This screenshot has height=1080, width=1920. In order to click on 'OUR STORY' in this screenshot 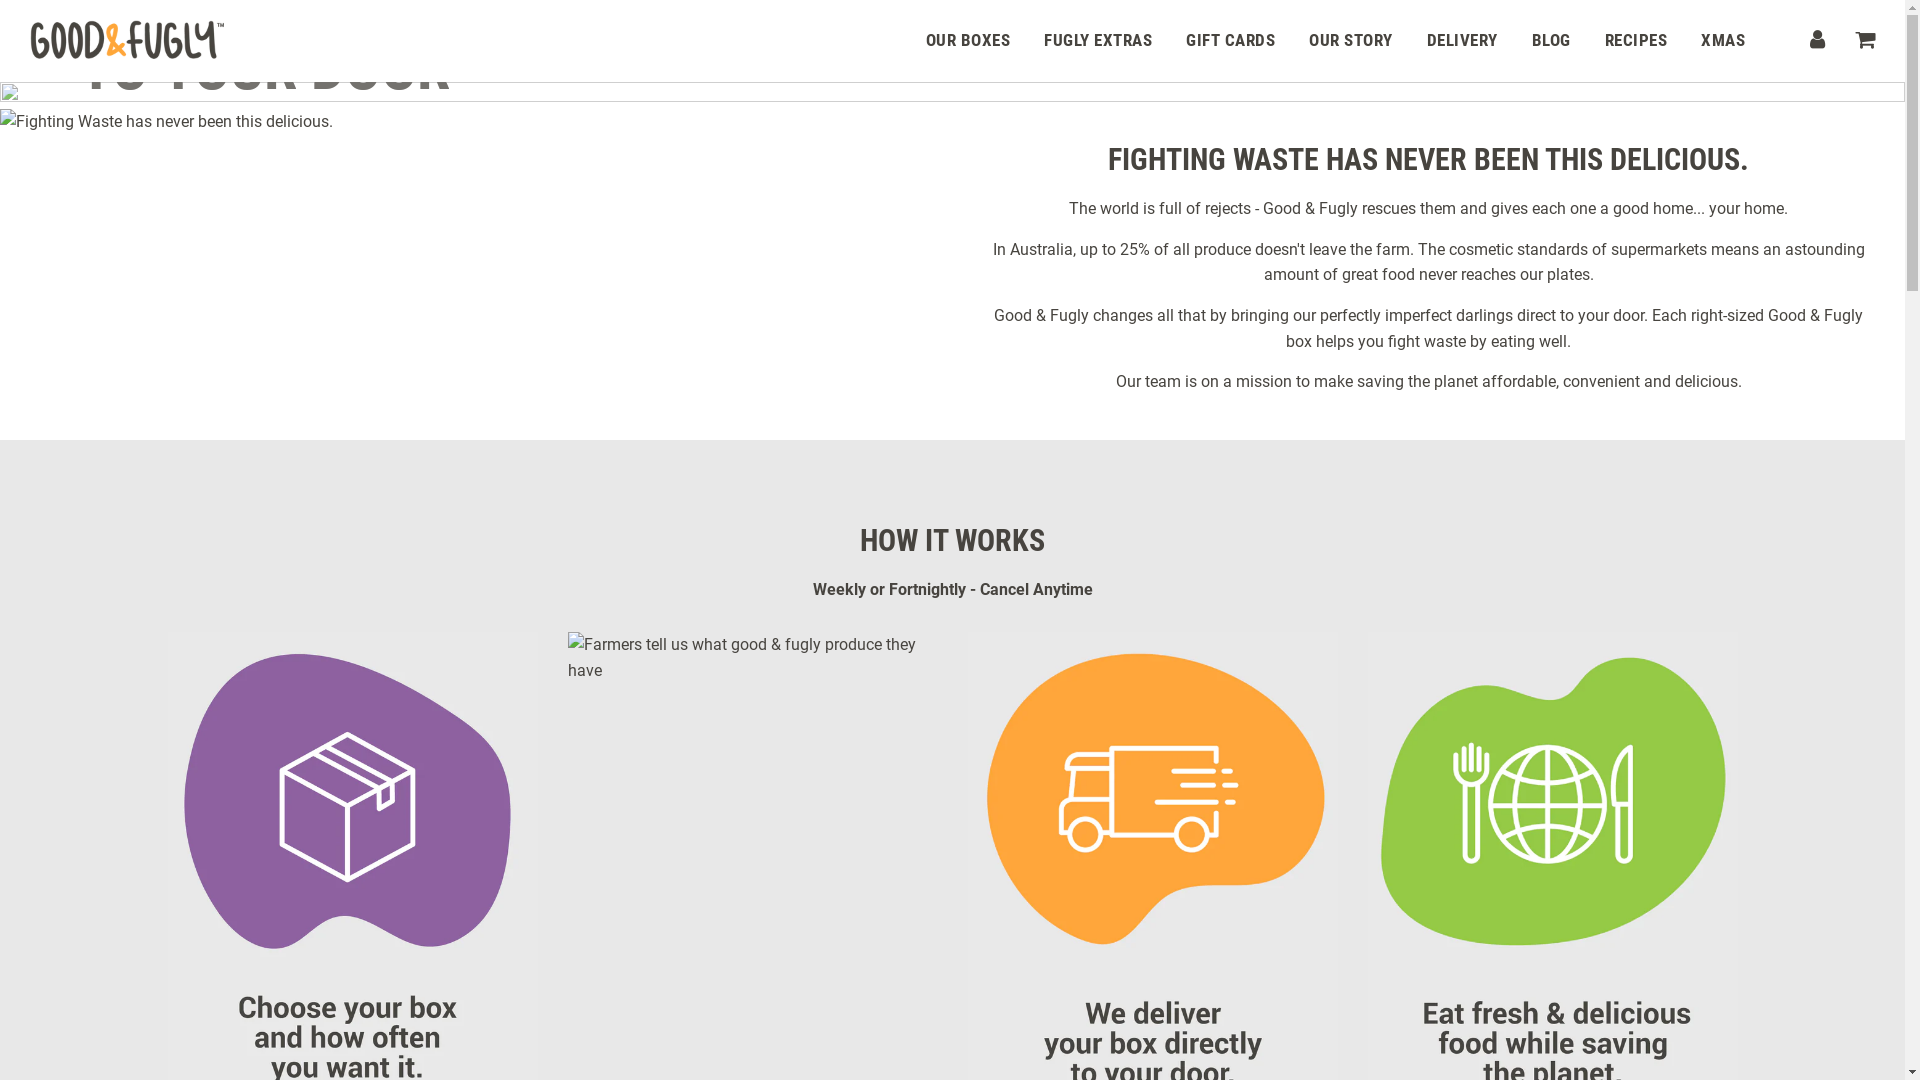, I will do `click(1350, 40)`.